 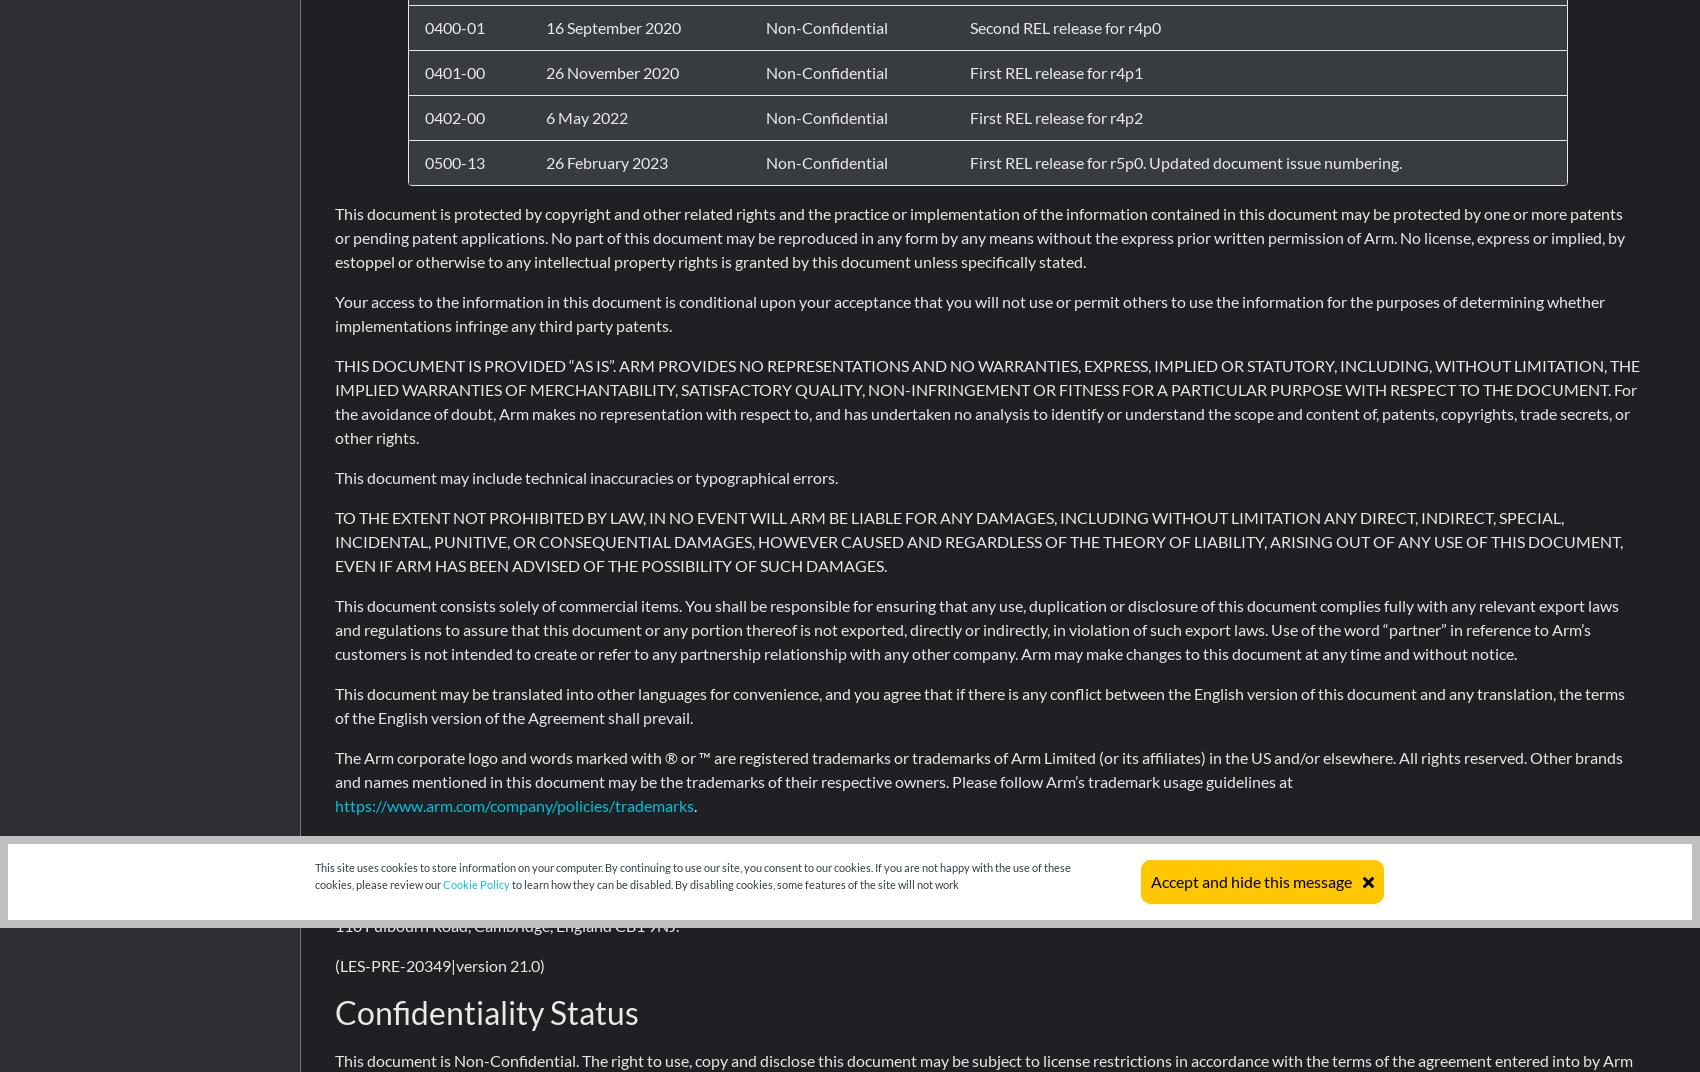 I want to click on 'The Arm corporate logo and words marked with ® or ™ are registered trademarks or trademarks of Arm Limited (or its affiliates) in the US and/or elsewhere. All rights reserved. Other brands and names mentioned in this document may be the trademarks of their respective owners. Please follow Arm’s trademark usage guidelines at', so click(x=334, y=769).